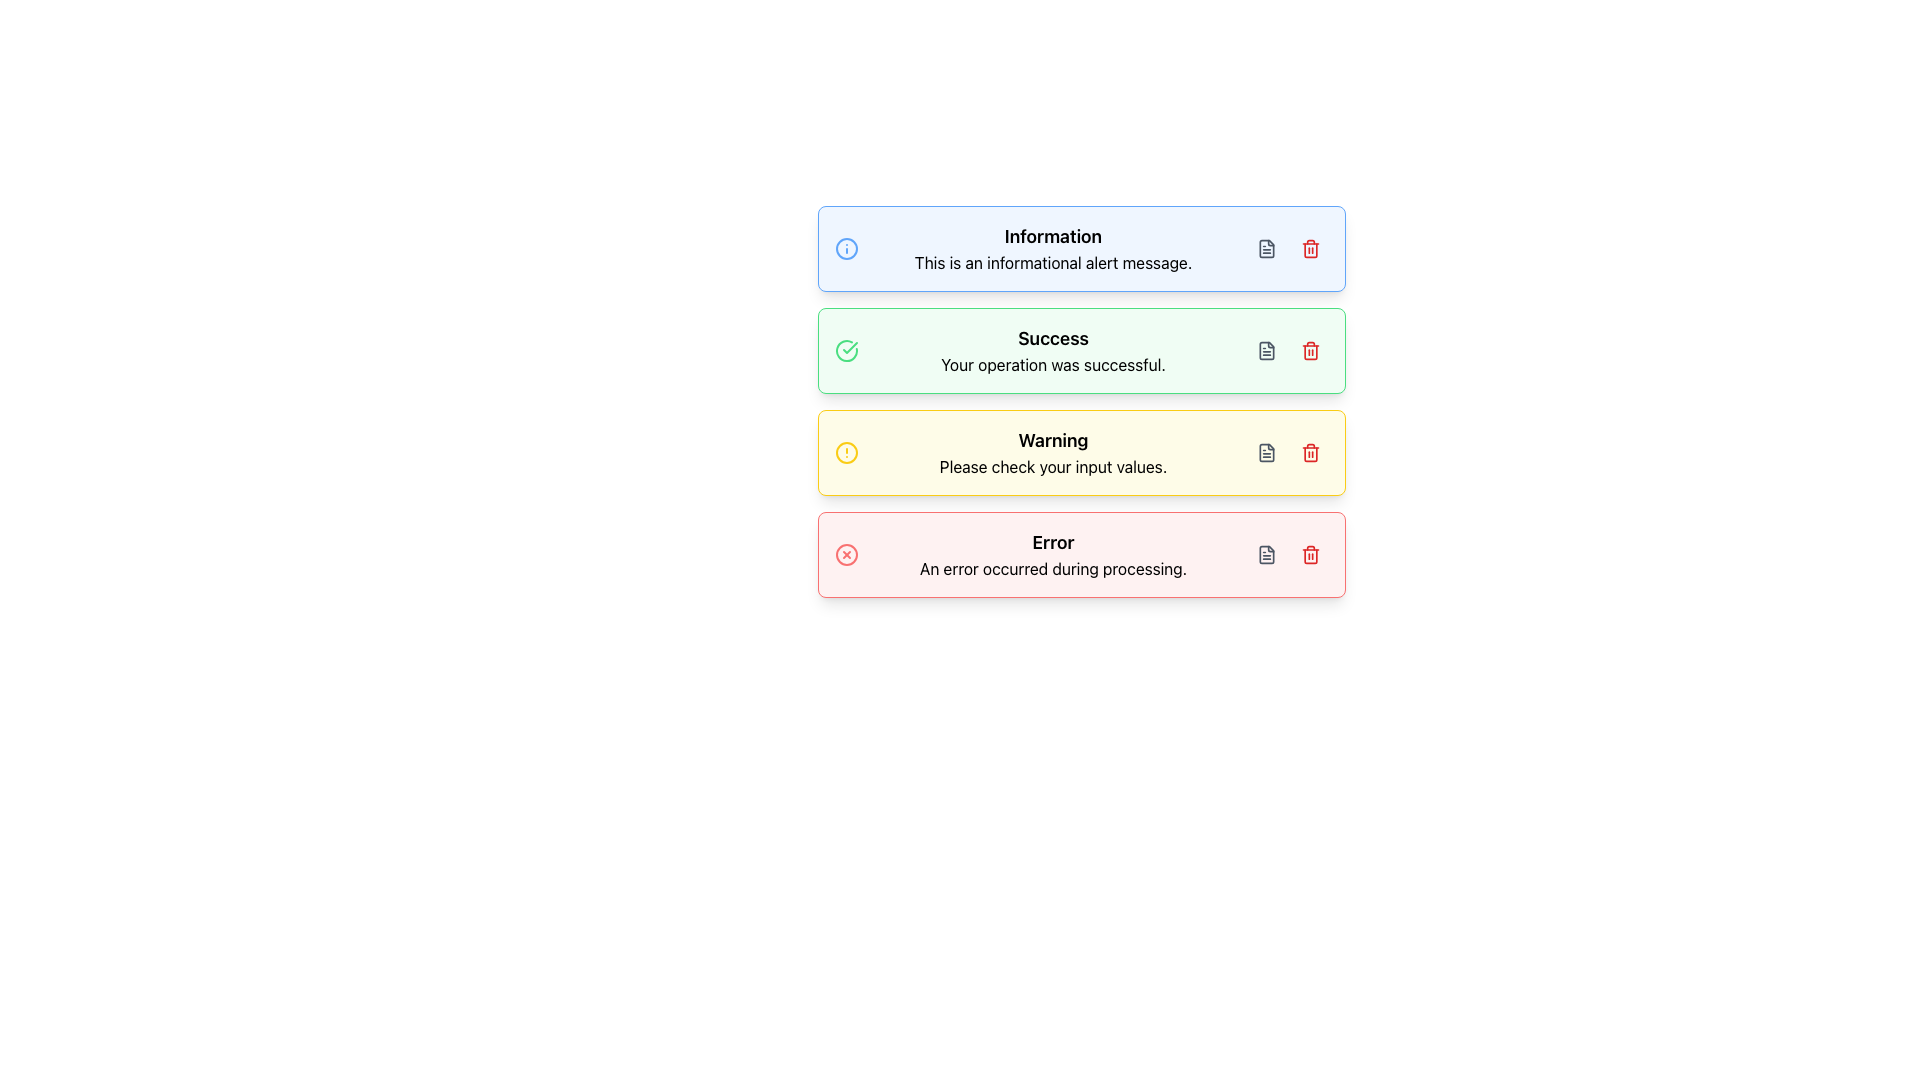  What do you see at coordinates (1310, 248) in the screenshot?
I see `the delete button located in the top-right corner of the blue alert box labeled 'Information'` at bounding box center [1310, 248].